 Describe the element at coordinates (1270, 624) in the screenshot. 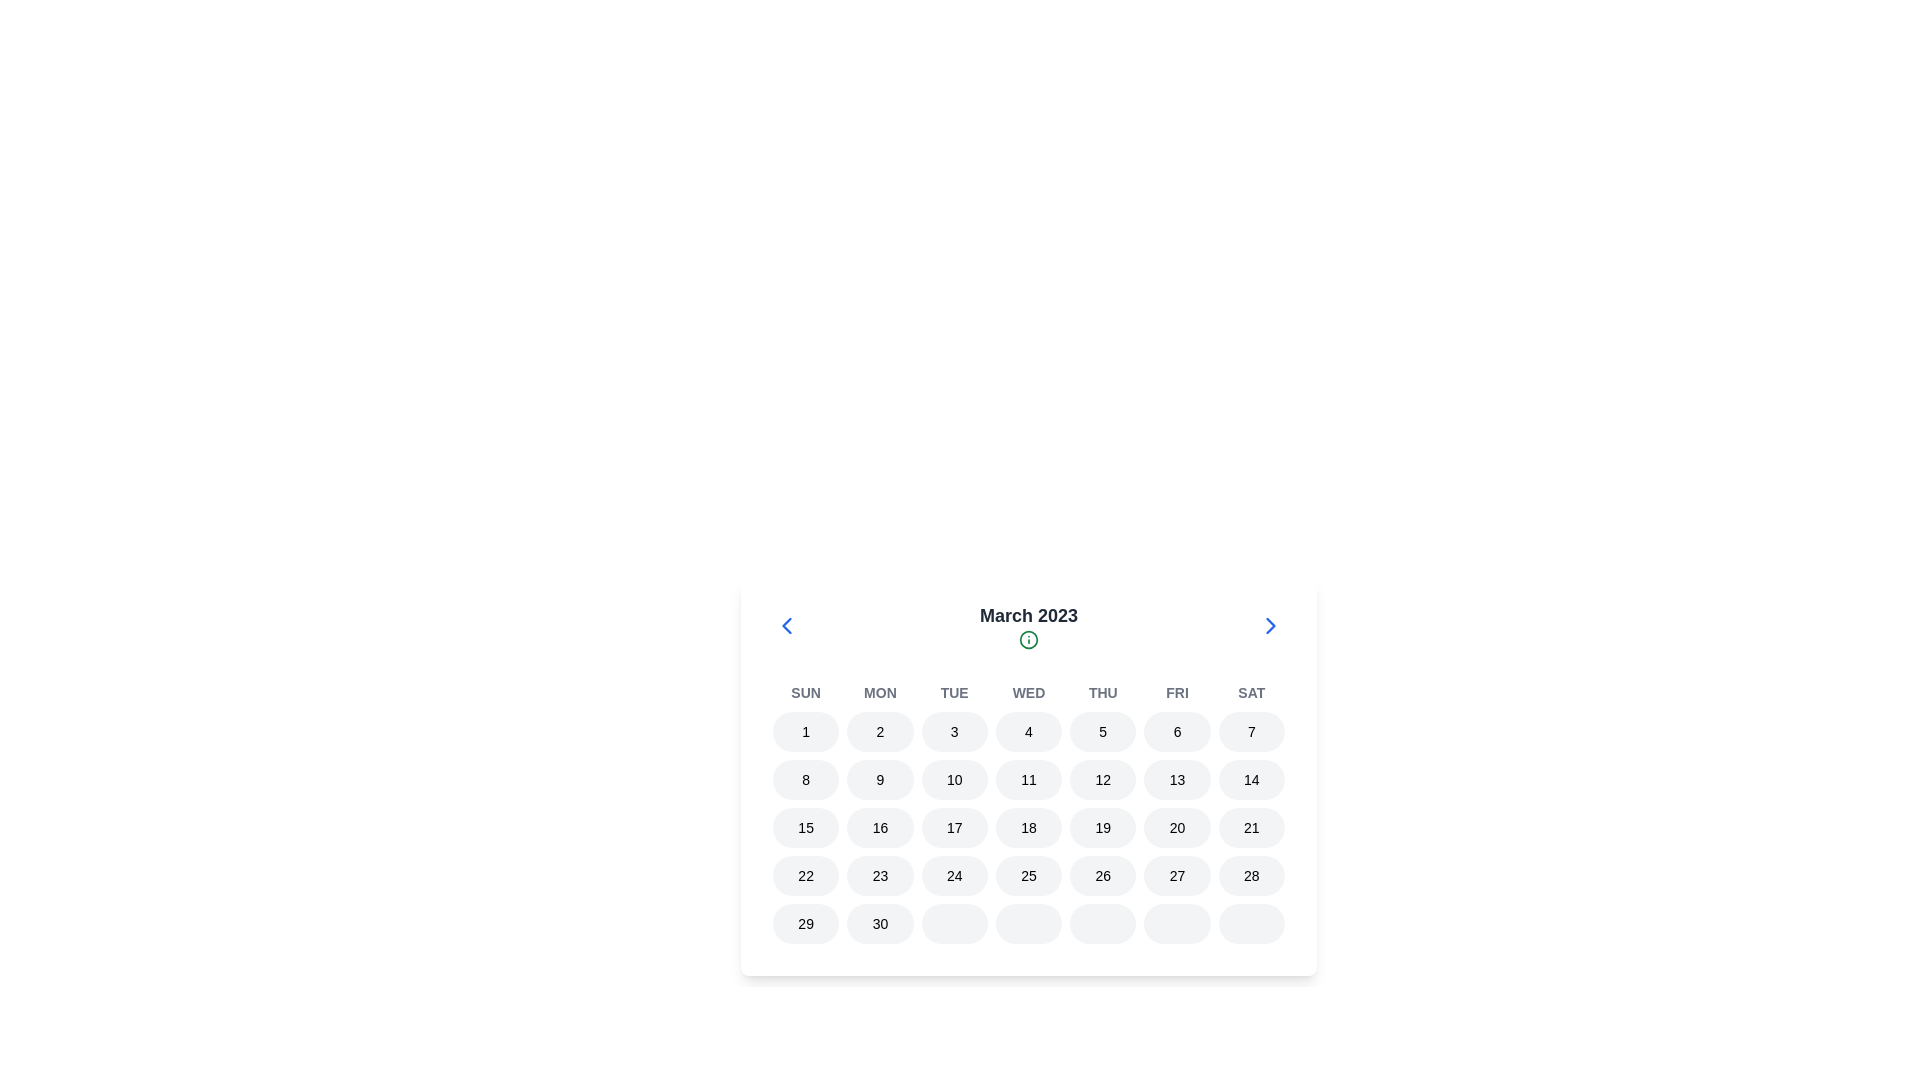

I see `the navigation button located at the far right of the 'March 2023' section to move to the next calendar month` at that location.